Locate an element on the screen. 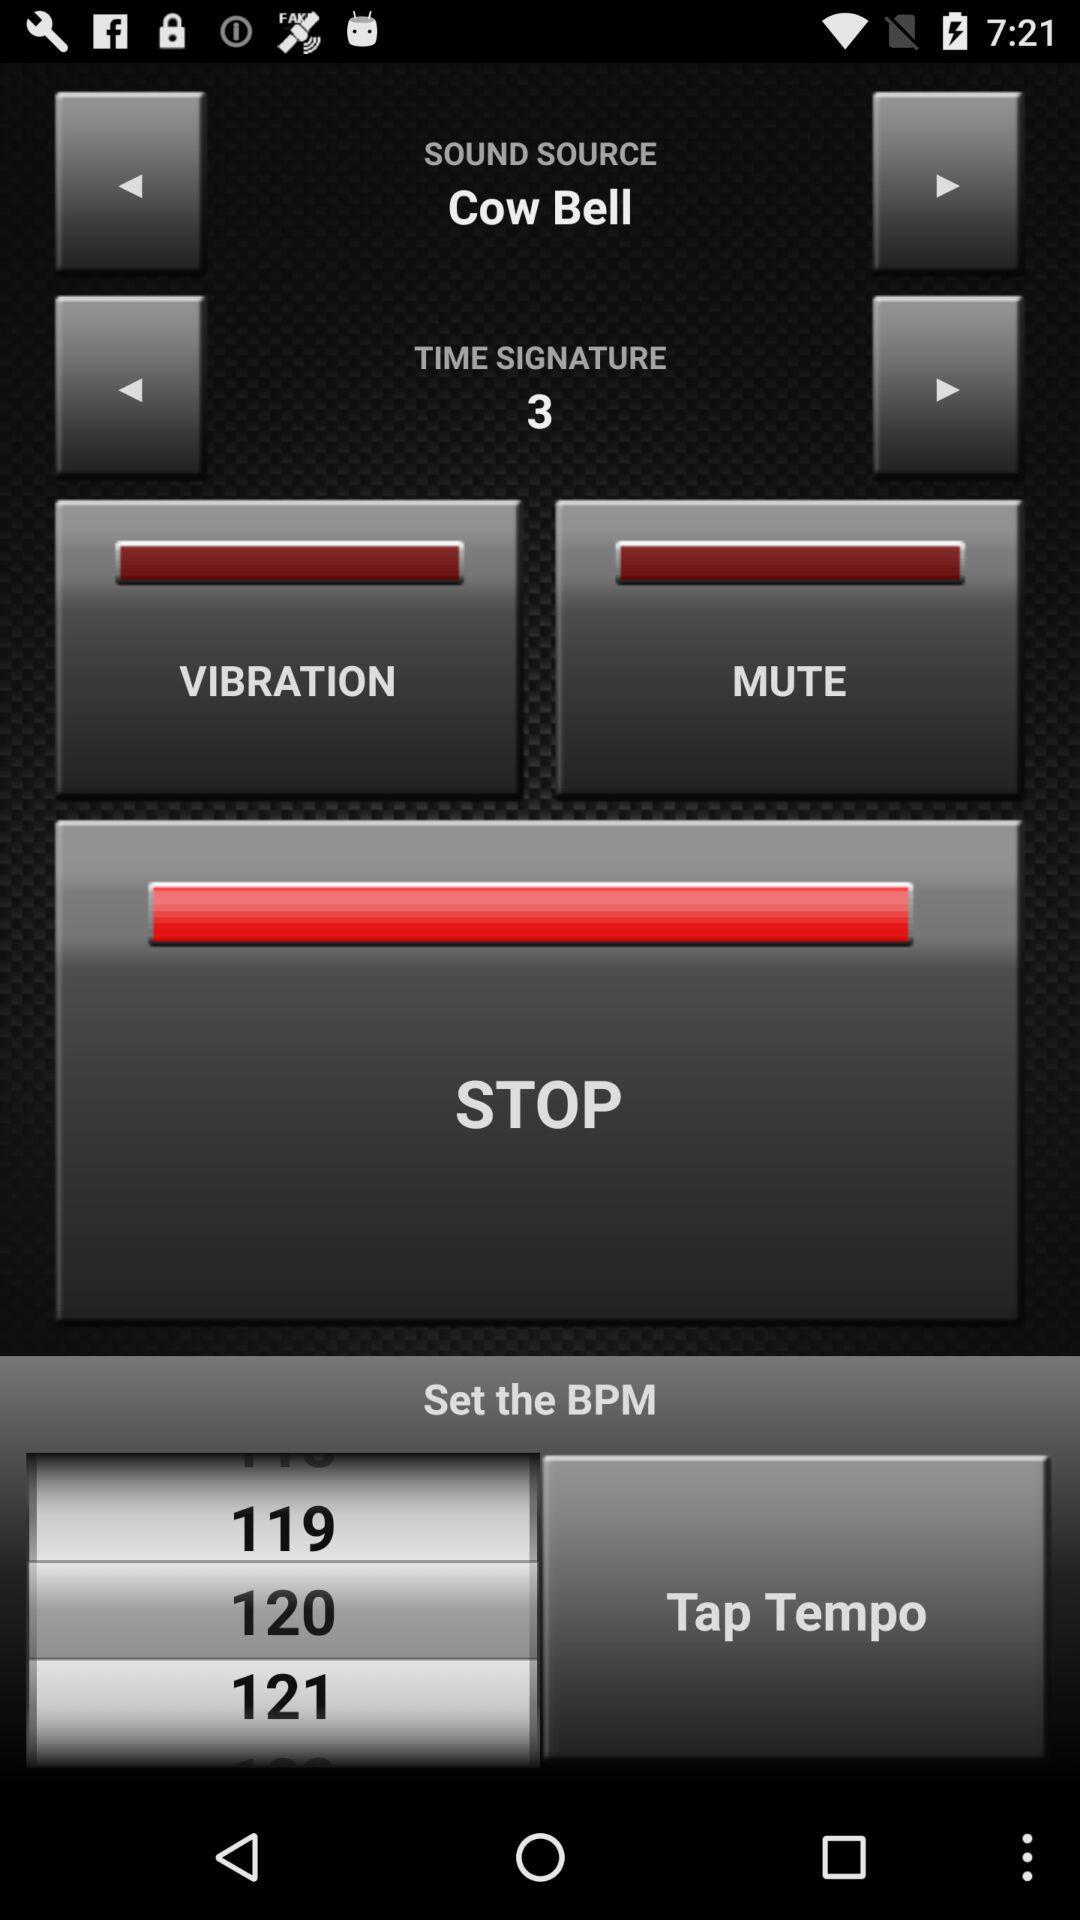 The width and height of the screenshot is (1080, 1920). icon to the right of the vibration icon is located at coordinates (789, 650).